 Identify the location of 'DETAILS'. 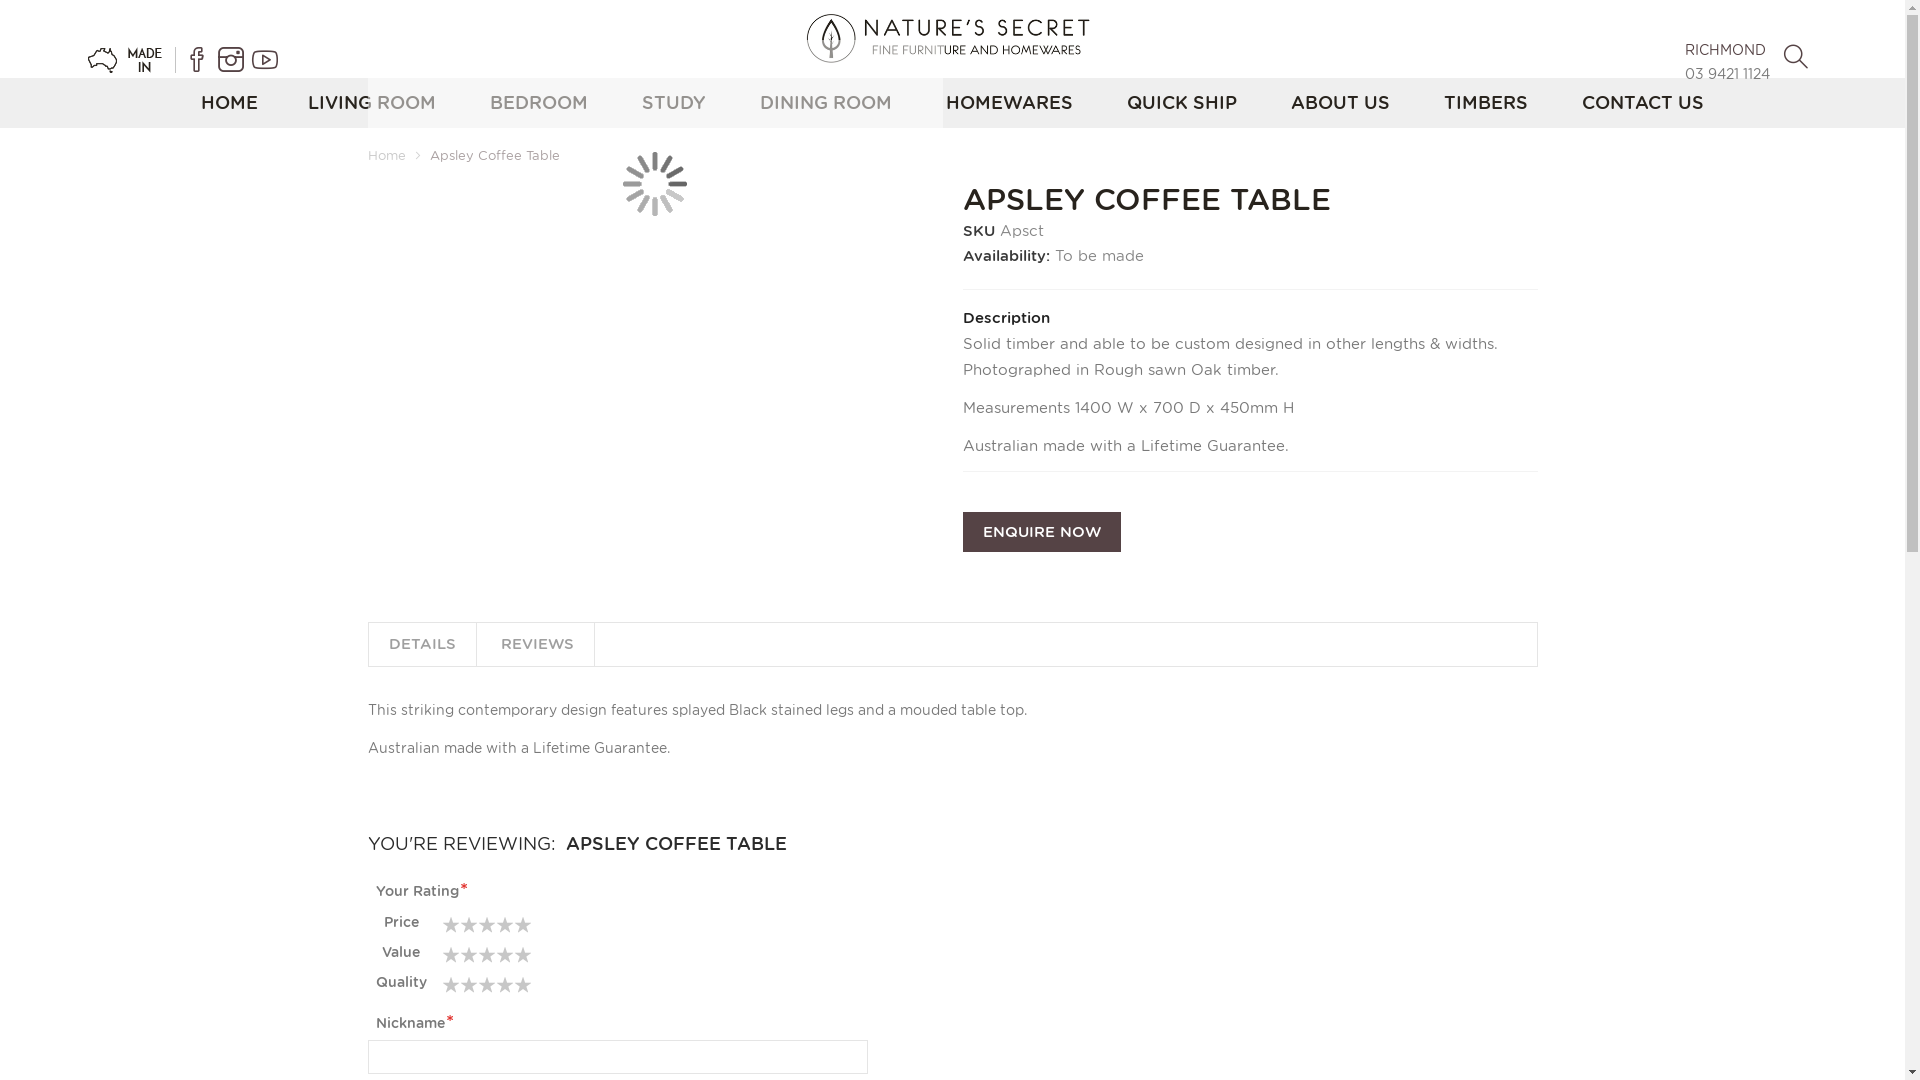
(368, 644).